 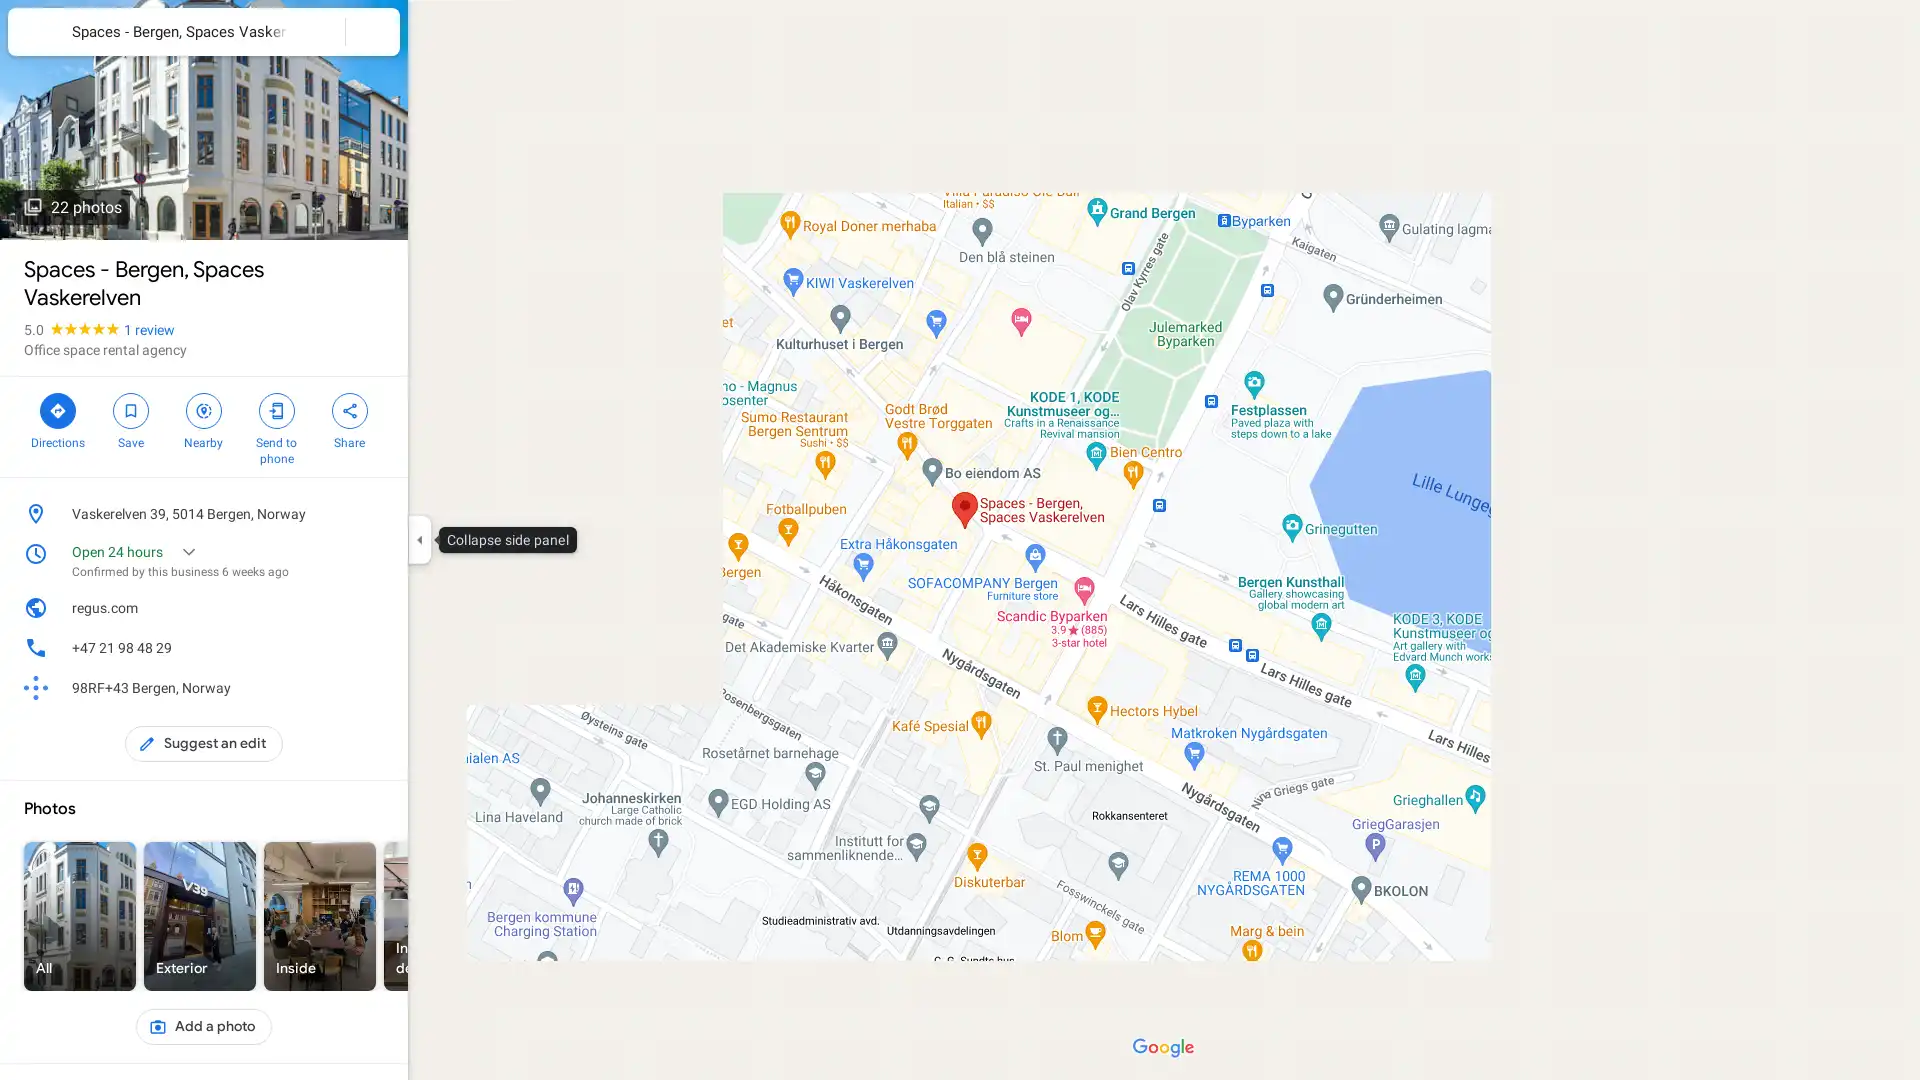 I want to click on Copy address, so click(x=374, y=512).